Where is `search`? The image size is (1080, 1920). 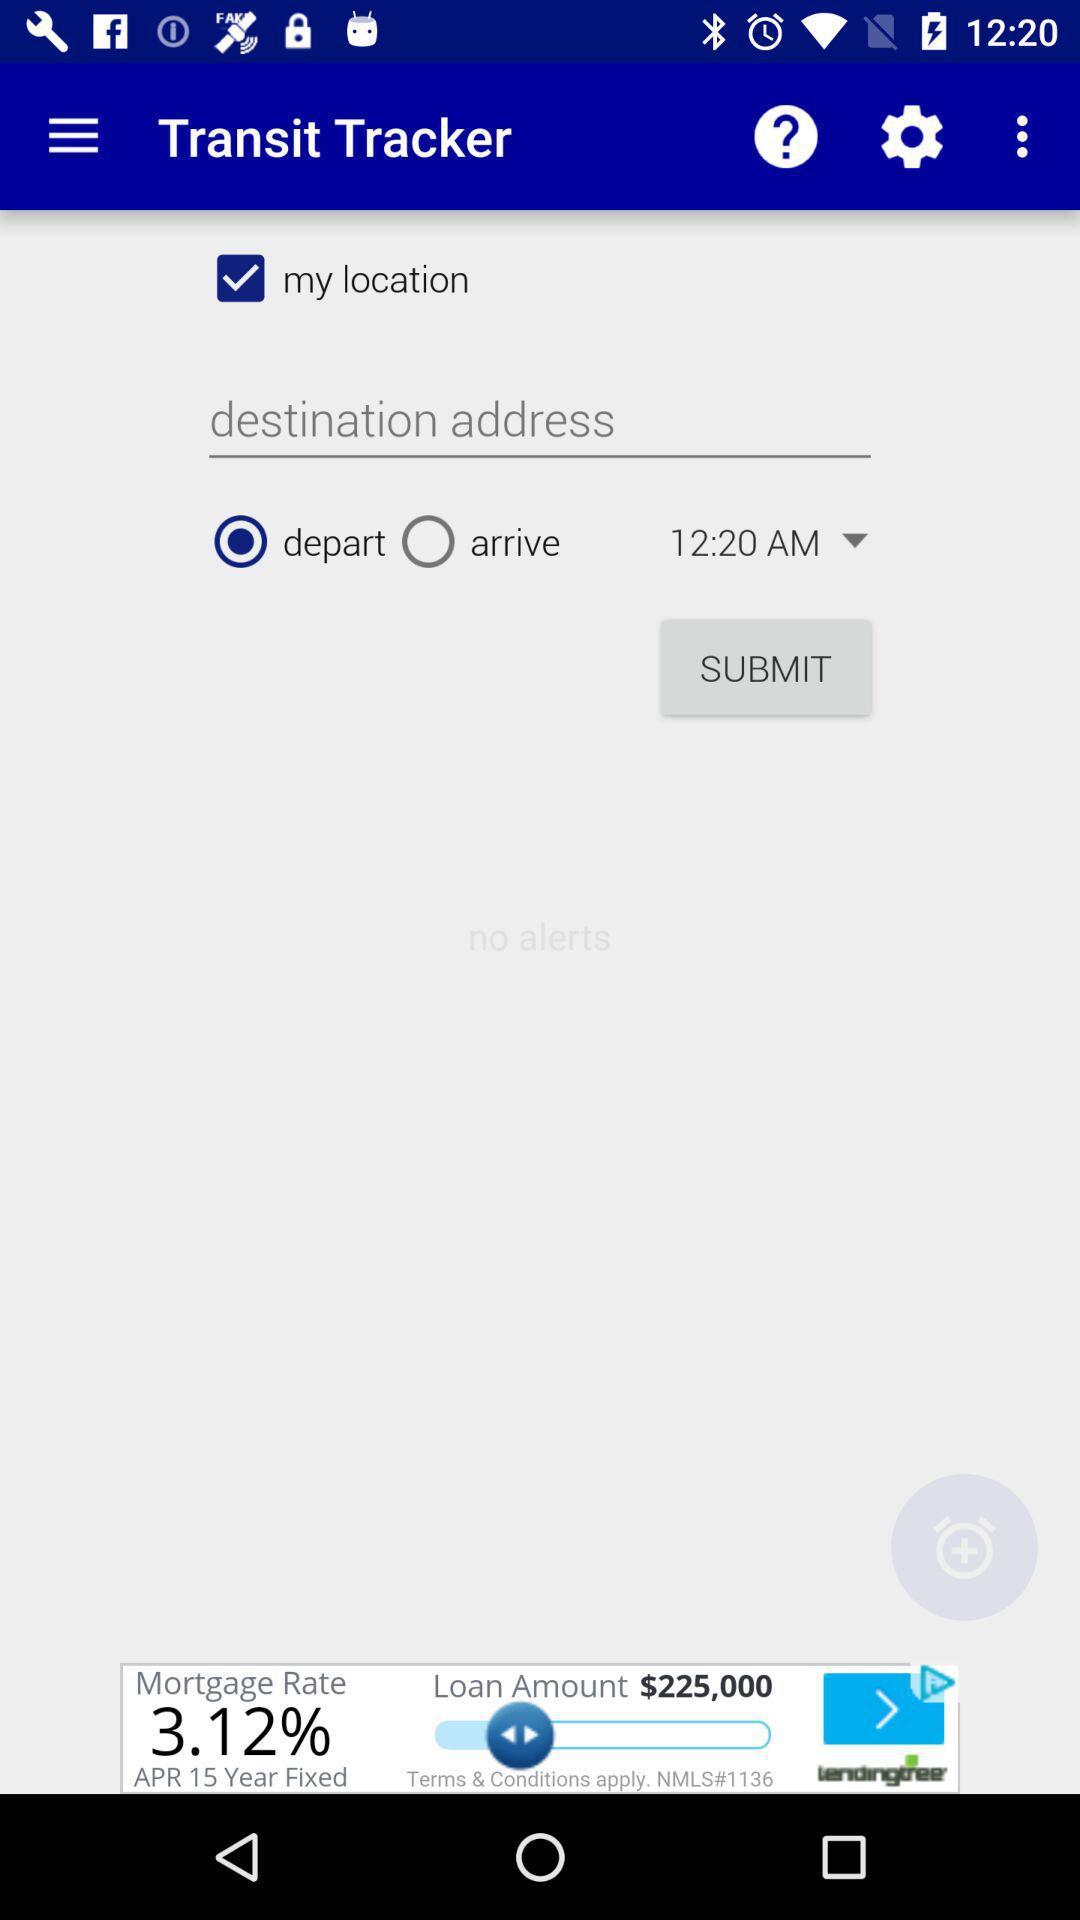 search is located at coordinates (540, 418).